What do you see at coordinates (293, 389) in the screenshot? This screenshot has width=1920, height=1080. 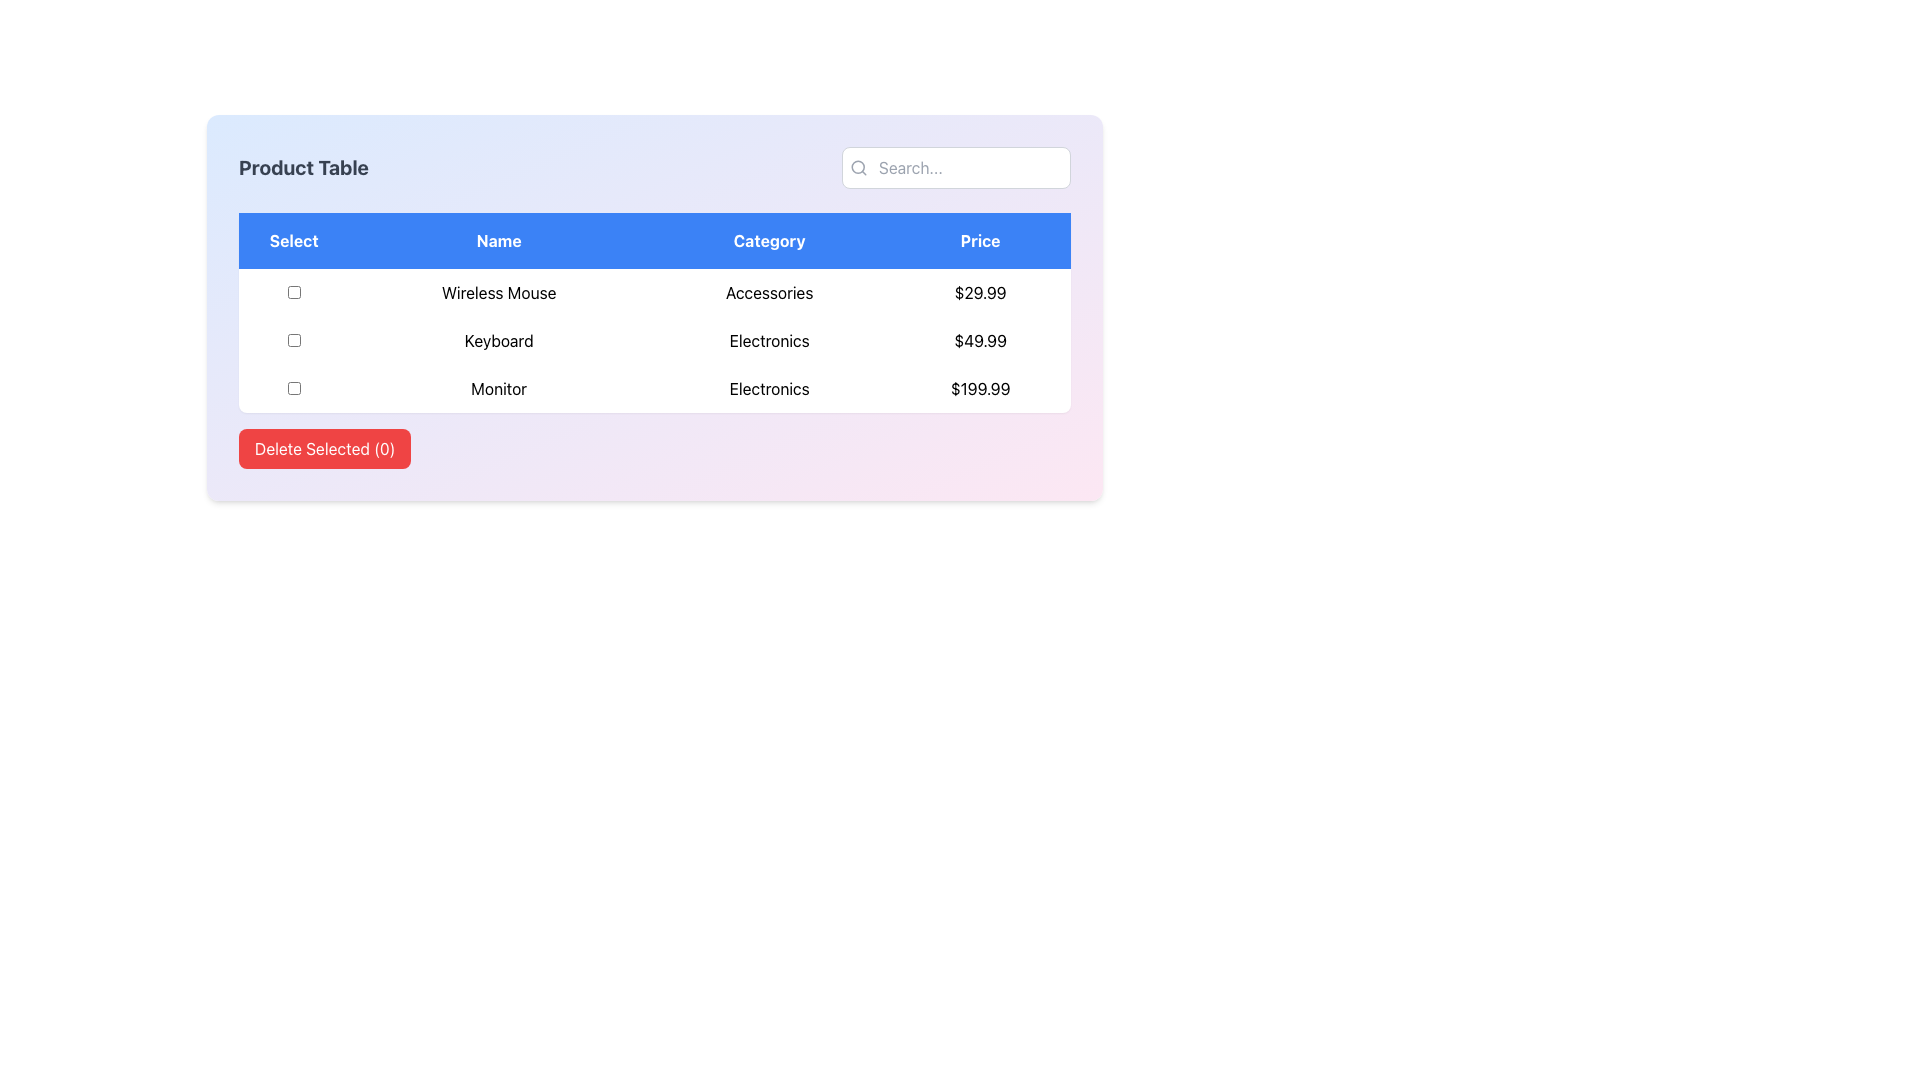 I see `the checkbox located in the first column of the 'Monitor' row in the product table for keyboard interactions` at bounding box center [293, 389].